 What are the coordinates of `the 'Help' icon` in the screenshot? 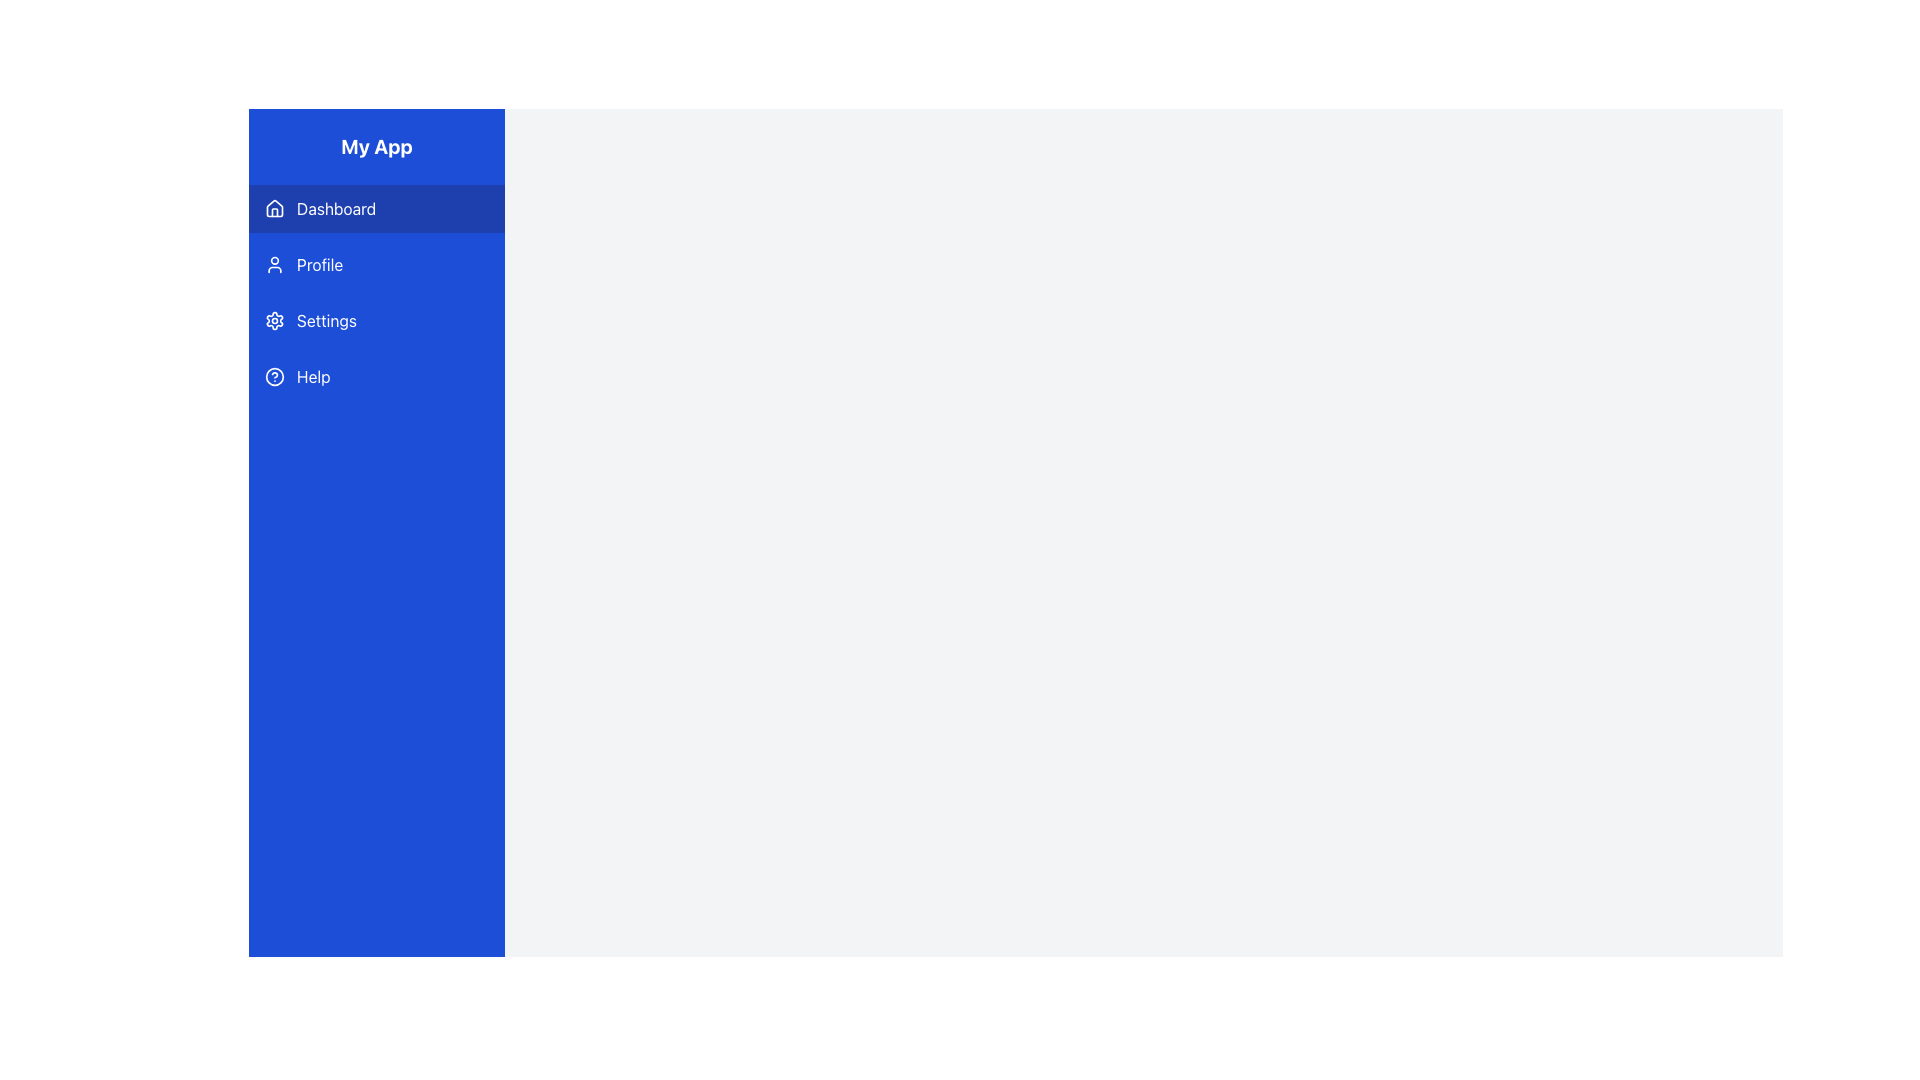 It's located at (273, 377).